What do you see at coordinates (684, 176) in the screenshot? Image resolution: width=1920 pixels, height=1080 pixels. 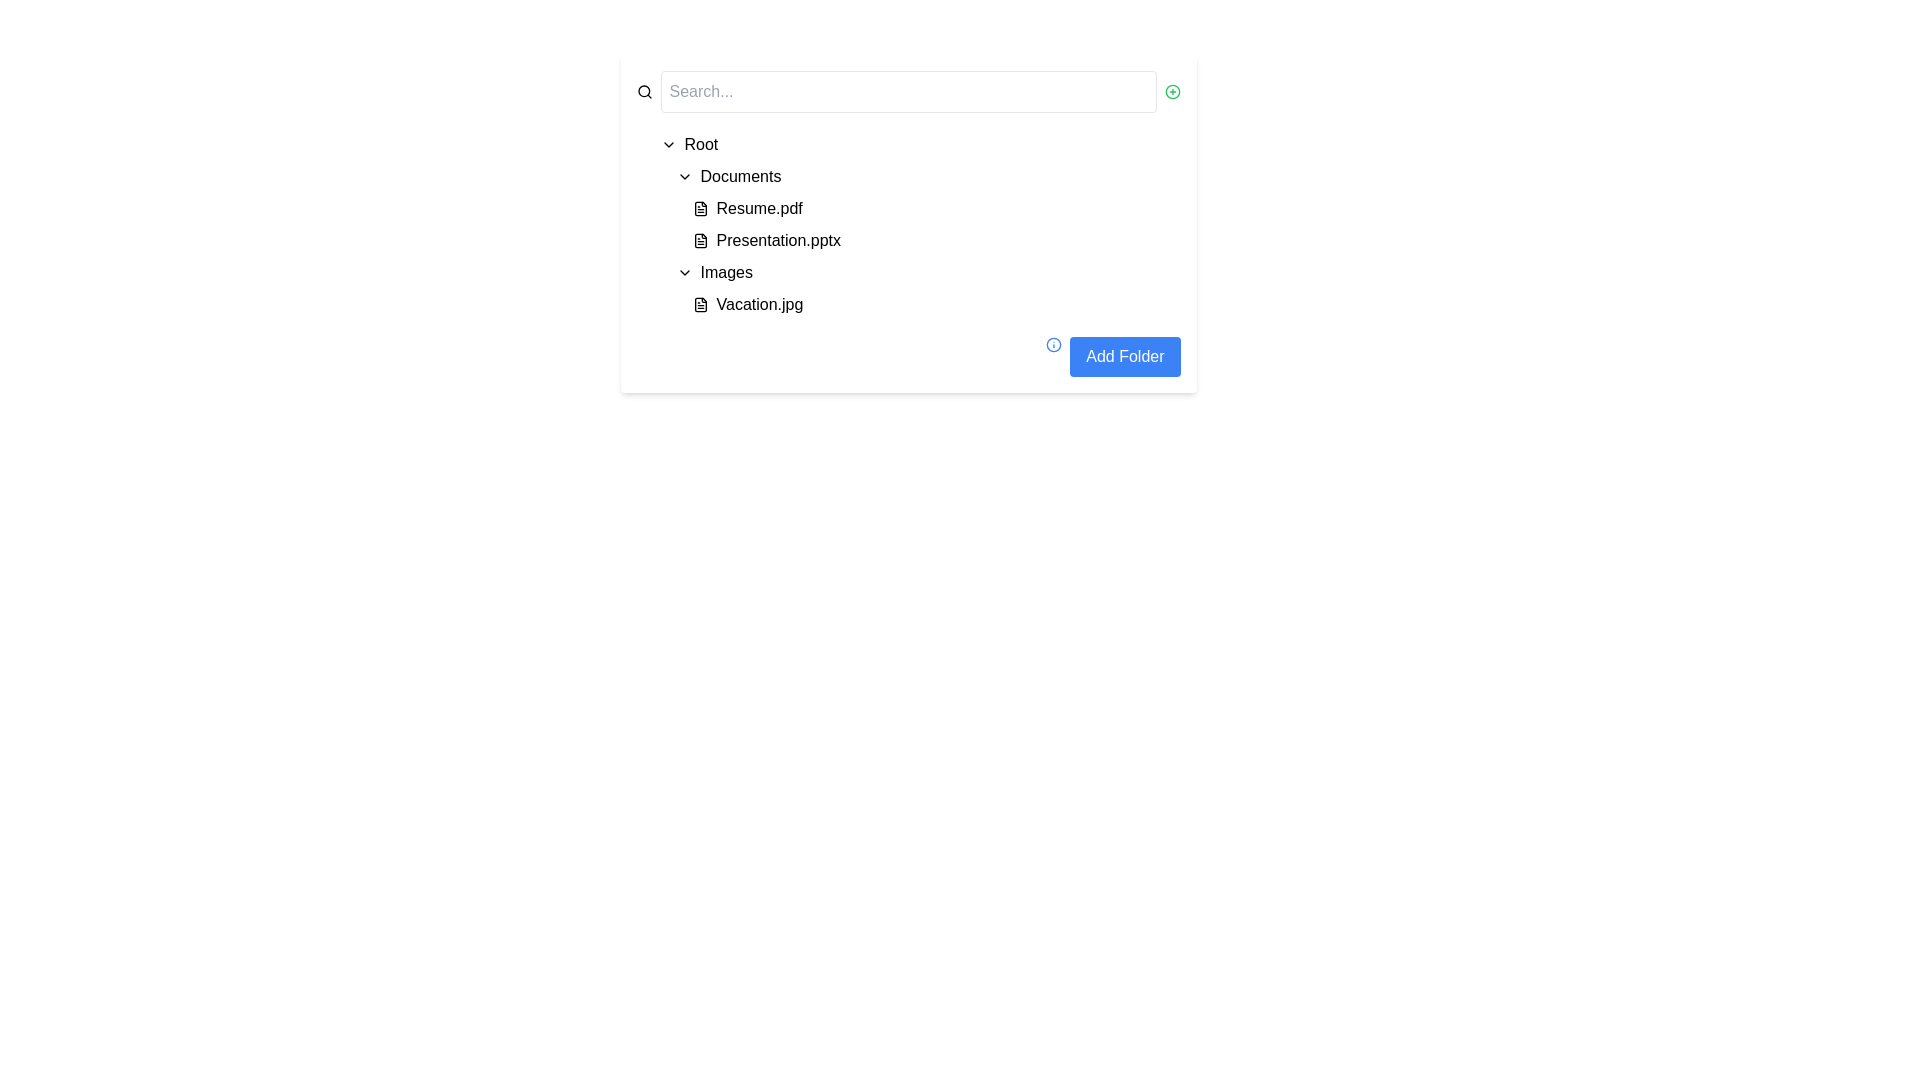 I see `the downward chevron icon located to the left of the 'Documents' text` at bounding box center [684, 176].